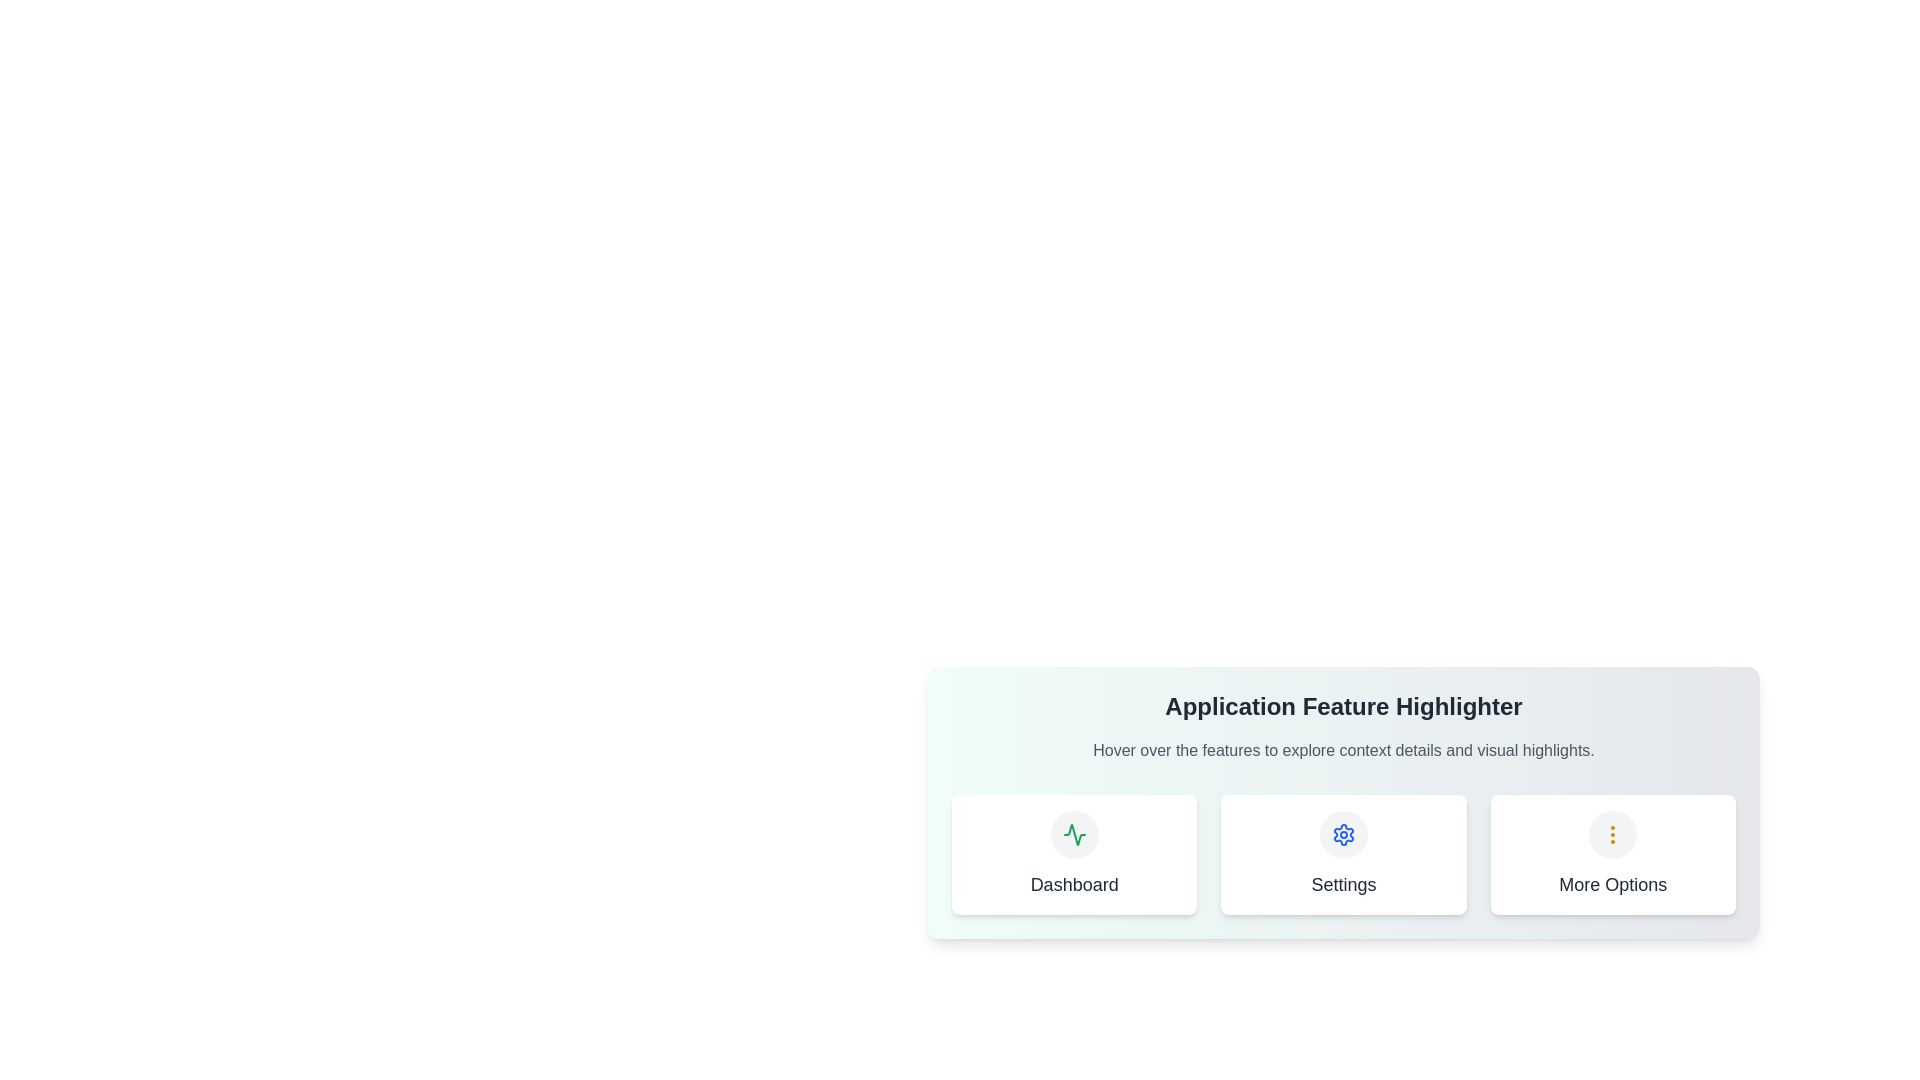 The height and width of the screenshot is (1080, 1920). Describe the element at coordinates (1073, 883) in the screenshot. I see `label of the text component labeled 'Dashboard', which is centrally positioned at the bottom of a white card with rounded corners` at that location.